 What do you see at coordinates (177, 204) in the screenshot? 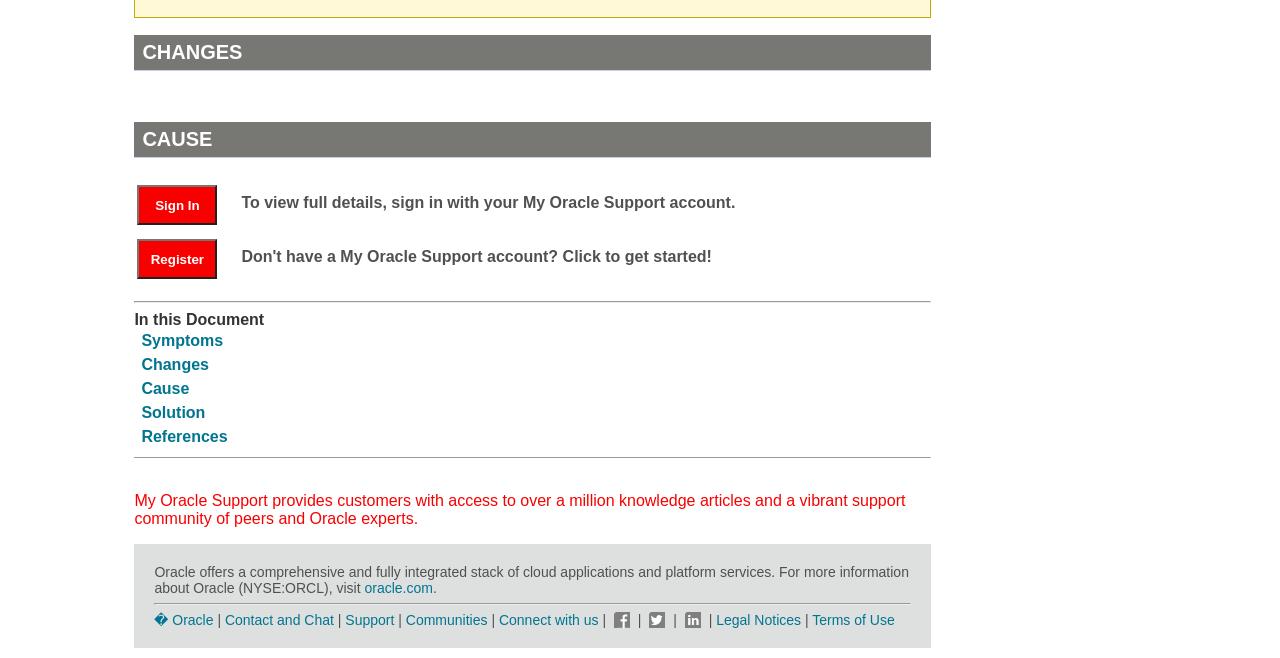
I see `'Sign In'` at bounding box center [177, 204].